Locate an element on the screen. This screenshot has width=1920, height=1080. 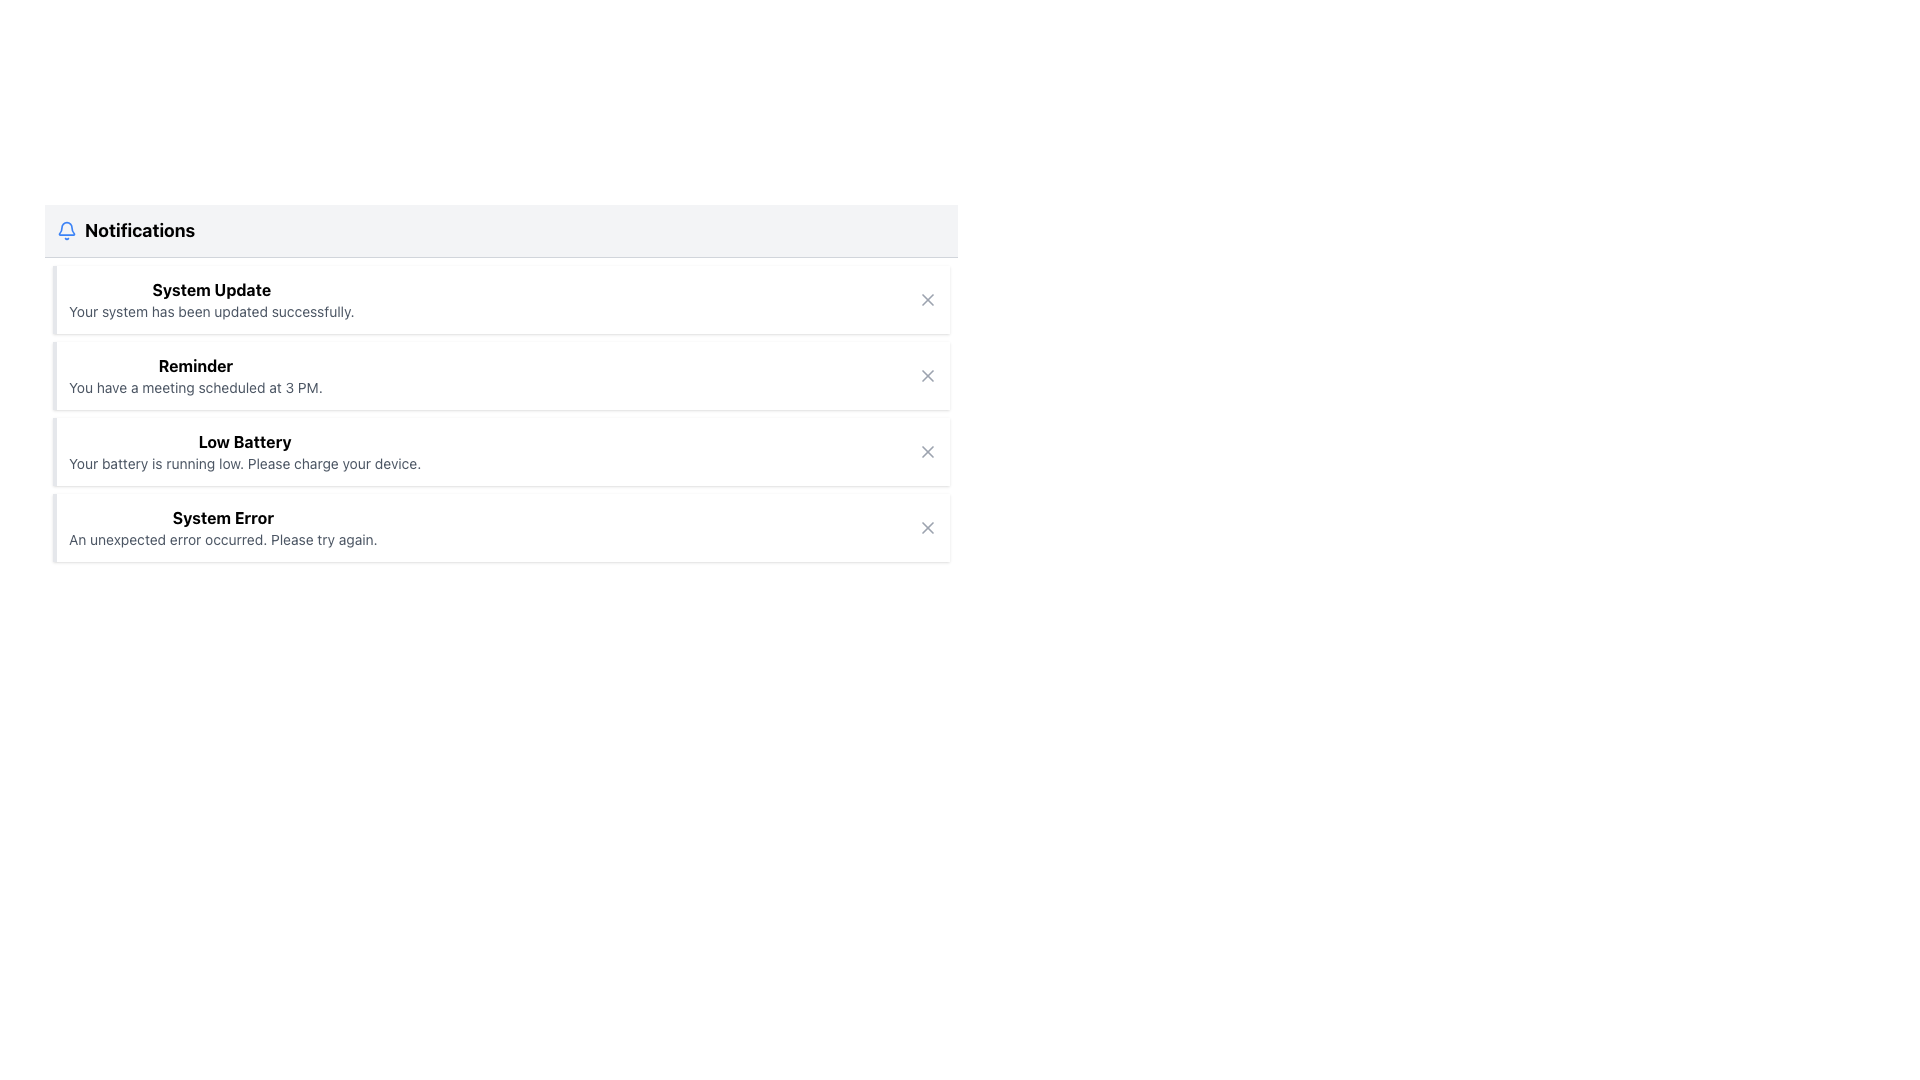
notification content of the 'Reminder' text block that states 'You have a meeting scheduled at 3 PM.' is located at coordinates (195, 375).